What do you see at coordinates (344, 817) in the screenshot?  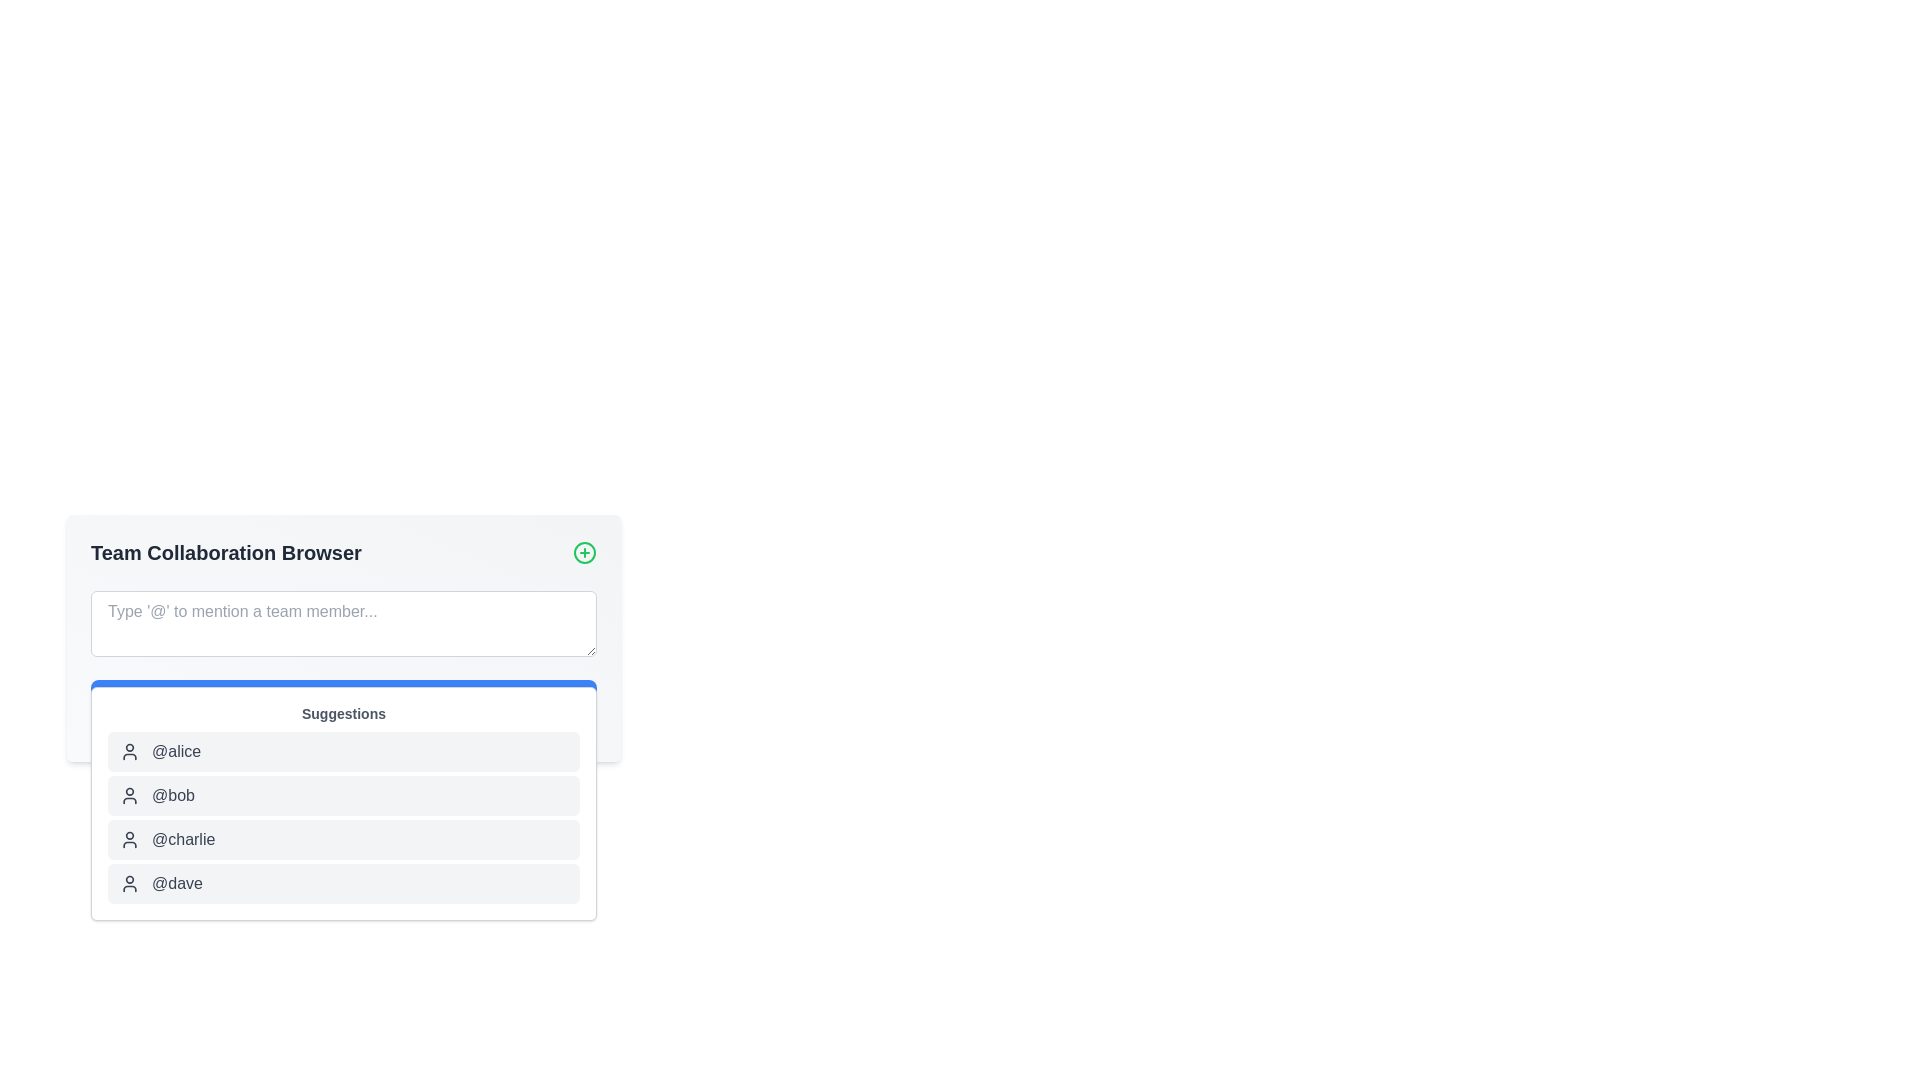 I see `the third username in the vertical list of usernames in the 'Suggestions' section` at bounding box center [344, 817].